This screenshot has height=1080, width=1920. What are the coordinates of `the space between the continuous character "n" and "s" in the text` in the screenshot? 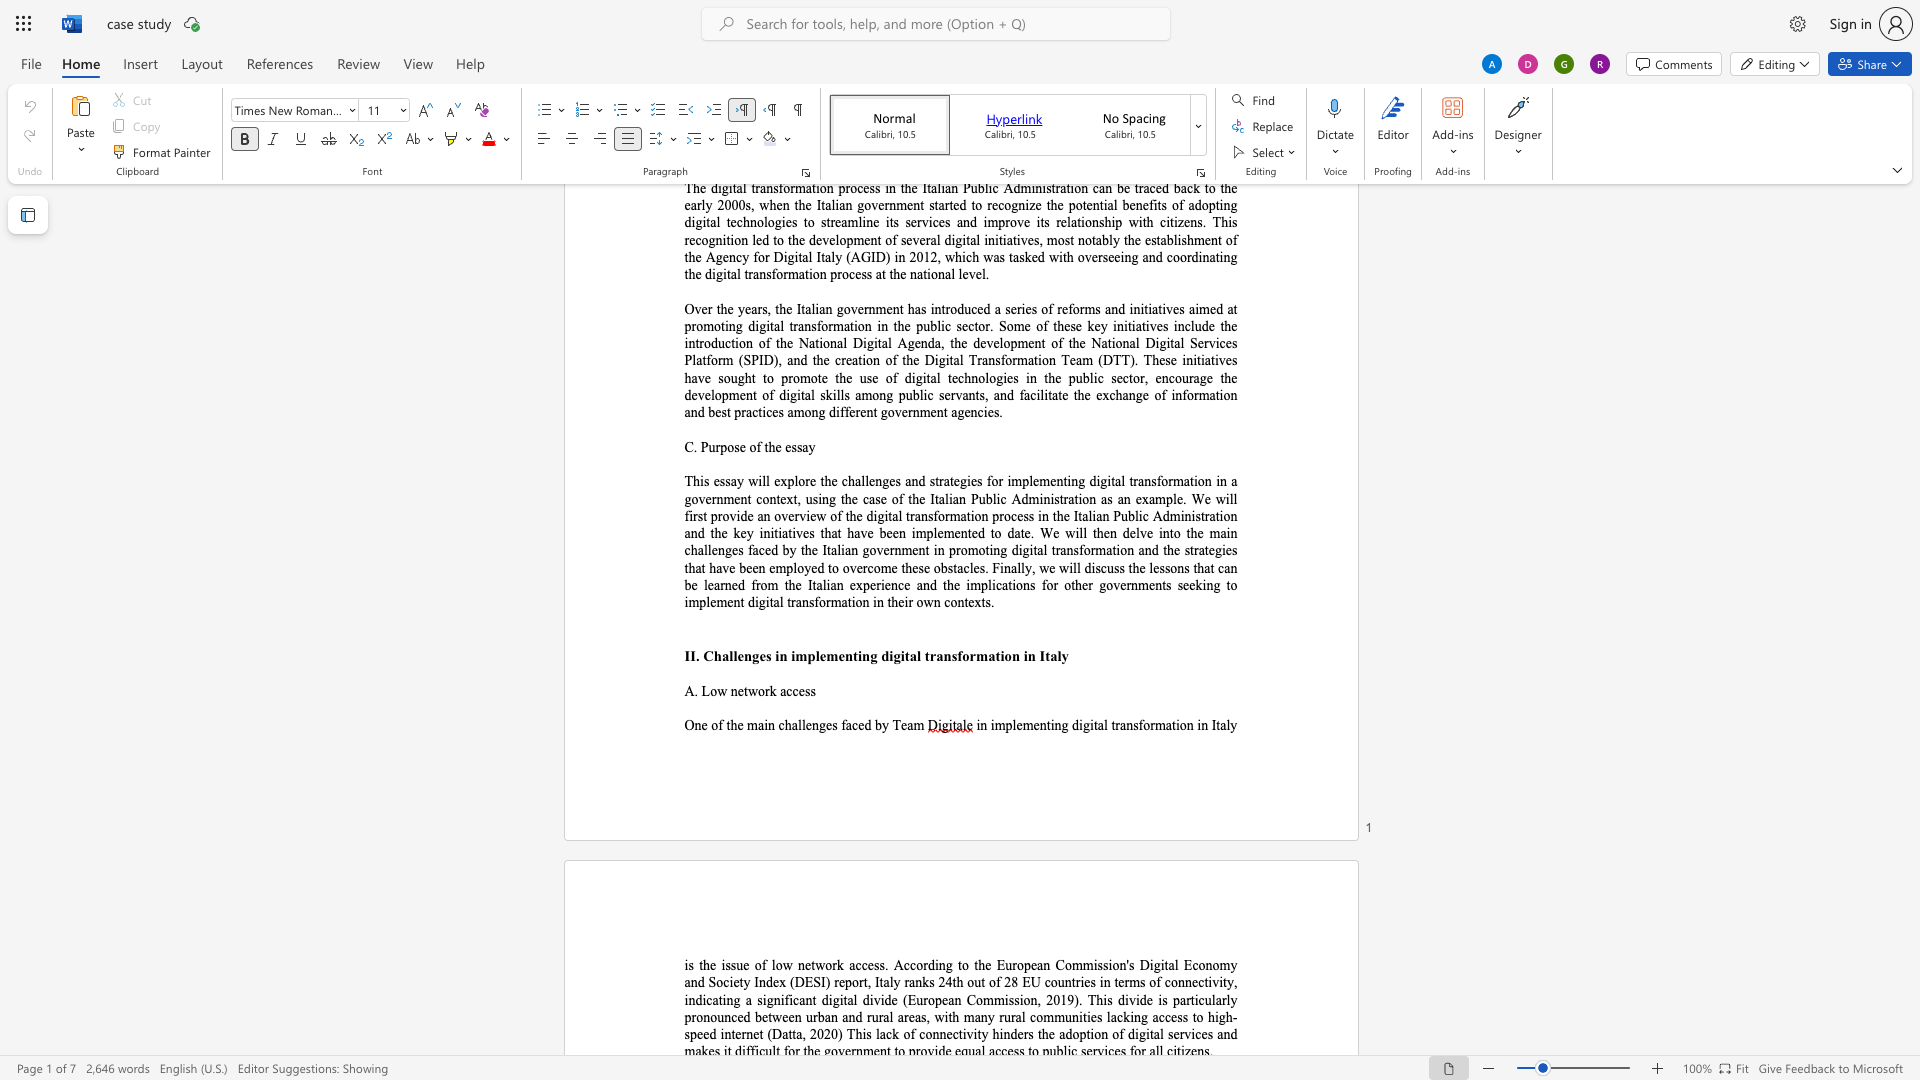 It's located at (808, 601).